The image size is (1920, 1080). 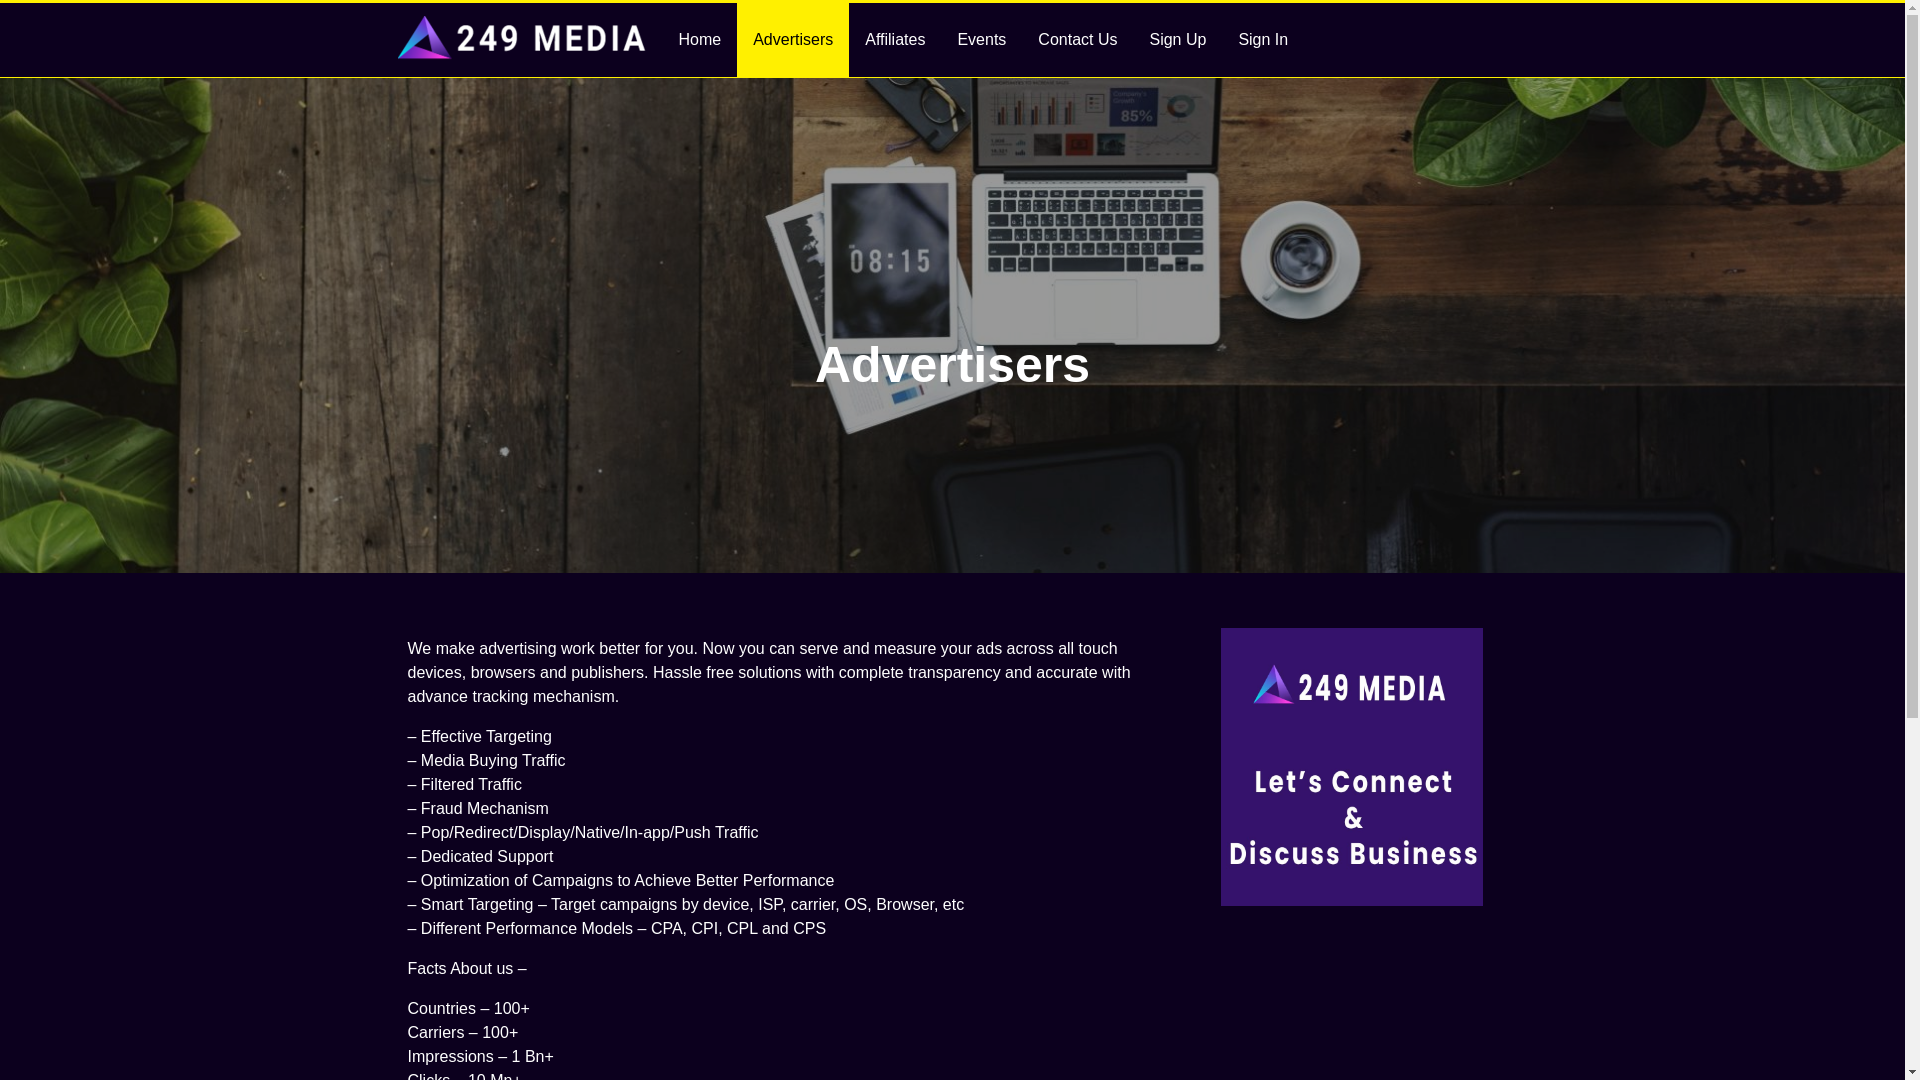 I want to click on 'Events', so click(x=981, y=39).